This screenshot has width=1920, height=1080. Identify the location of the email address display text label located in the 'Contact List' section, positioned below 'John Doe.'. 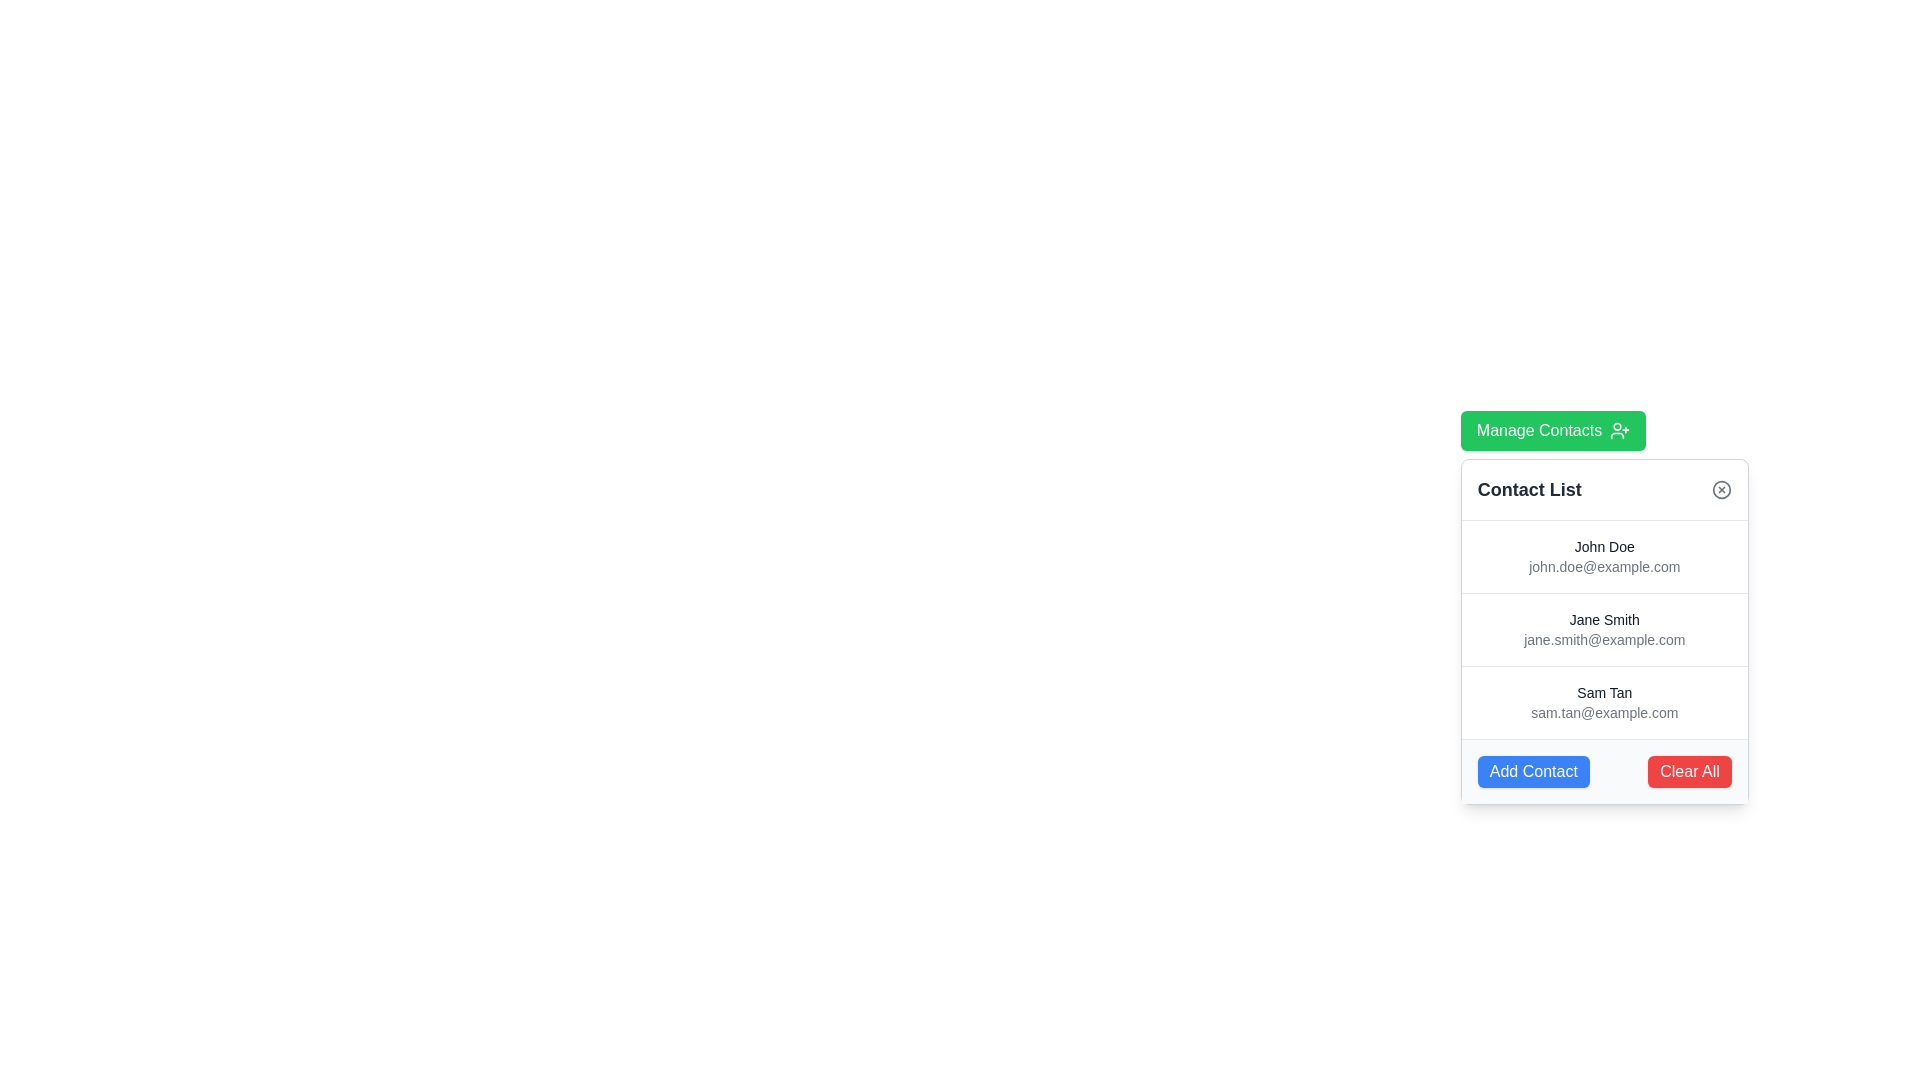
(1604, 567).